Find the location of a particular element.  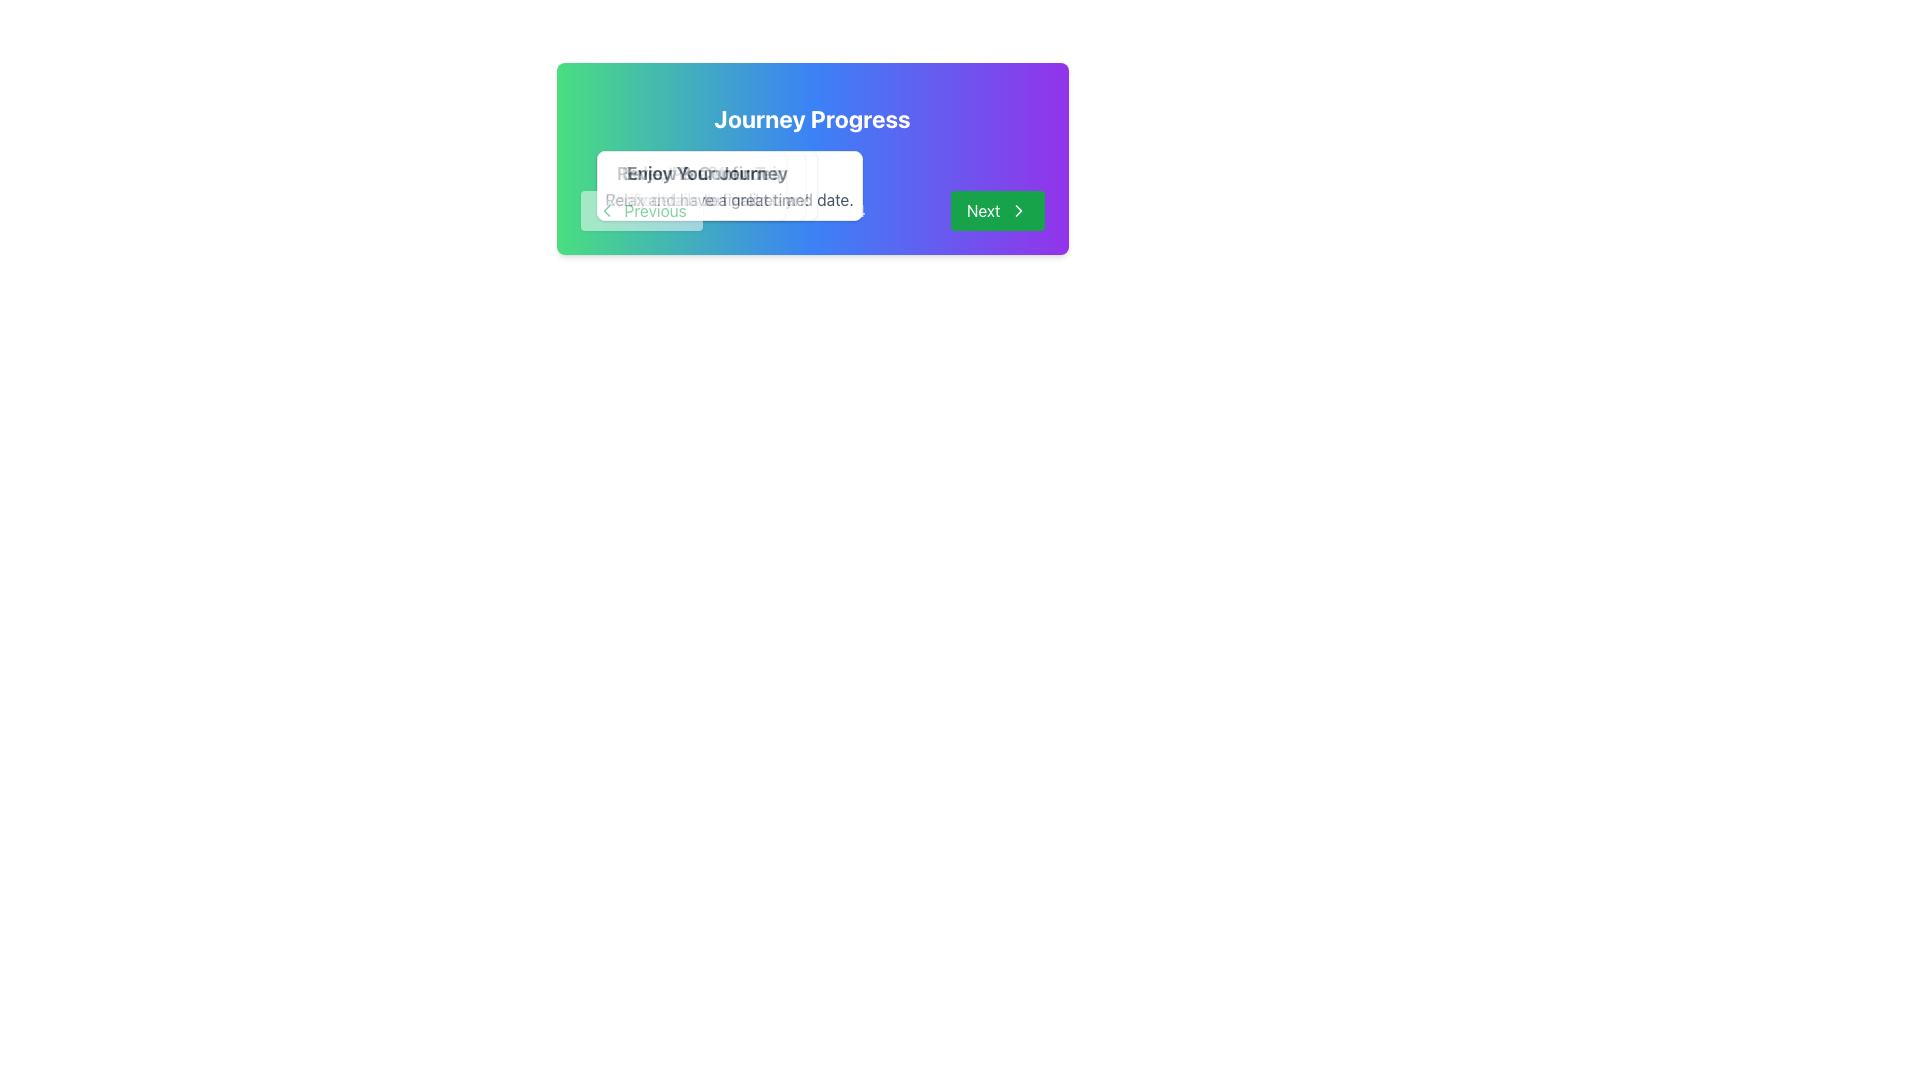

the Header text element that reads 'Journey Progress', which is prominently displayed in bold white font on a colorful gradient background at the upper section of a card-like component is located at coordinates (812, 119).